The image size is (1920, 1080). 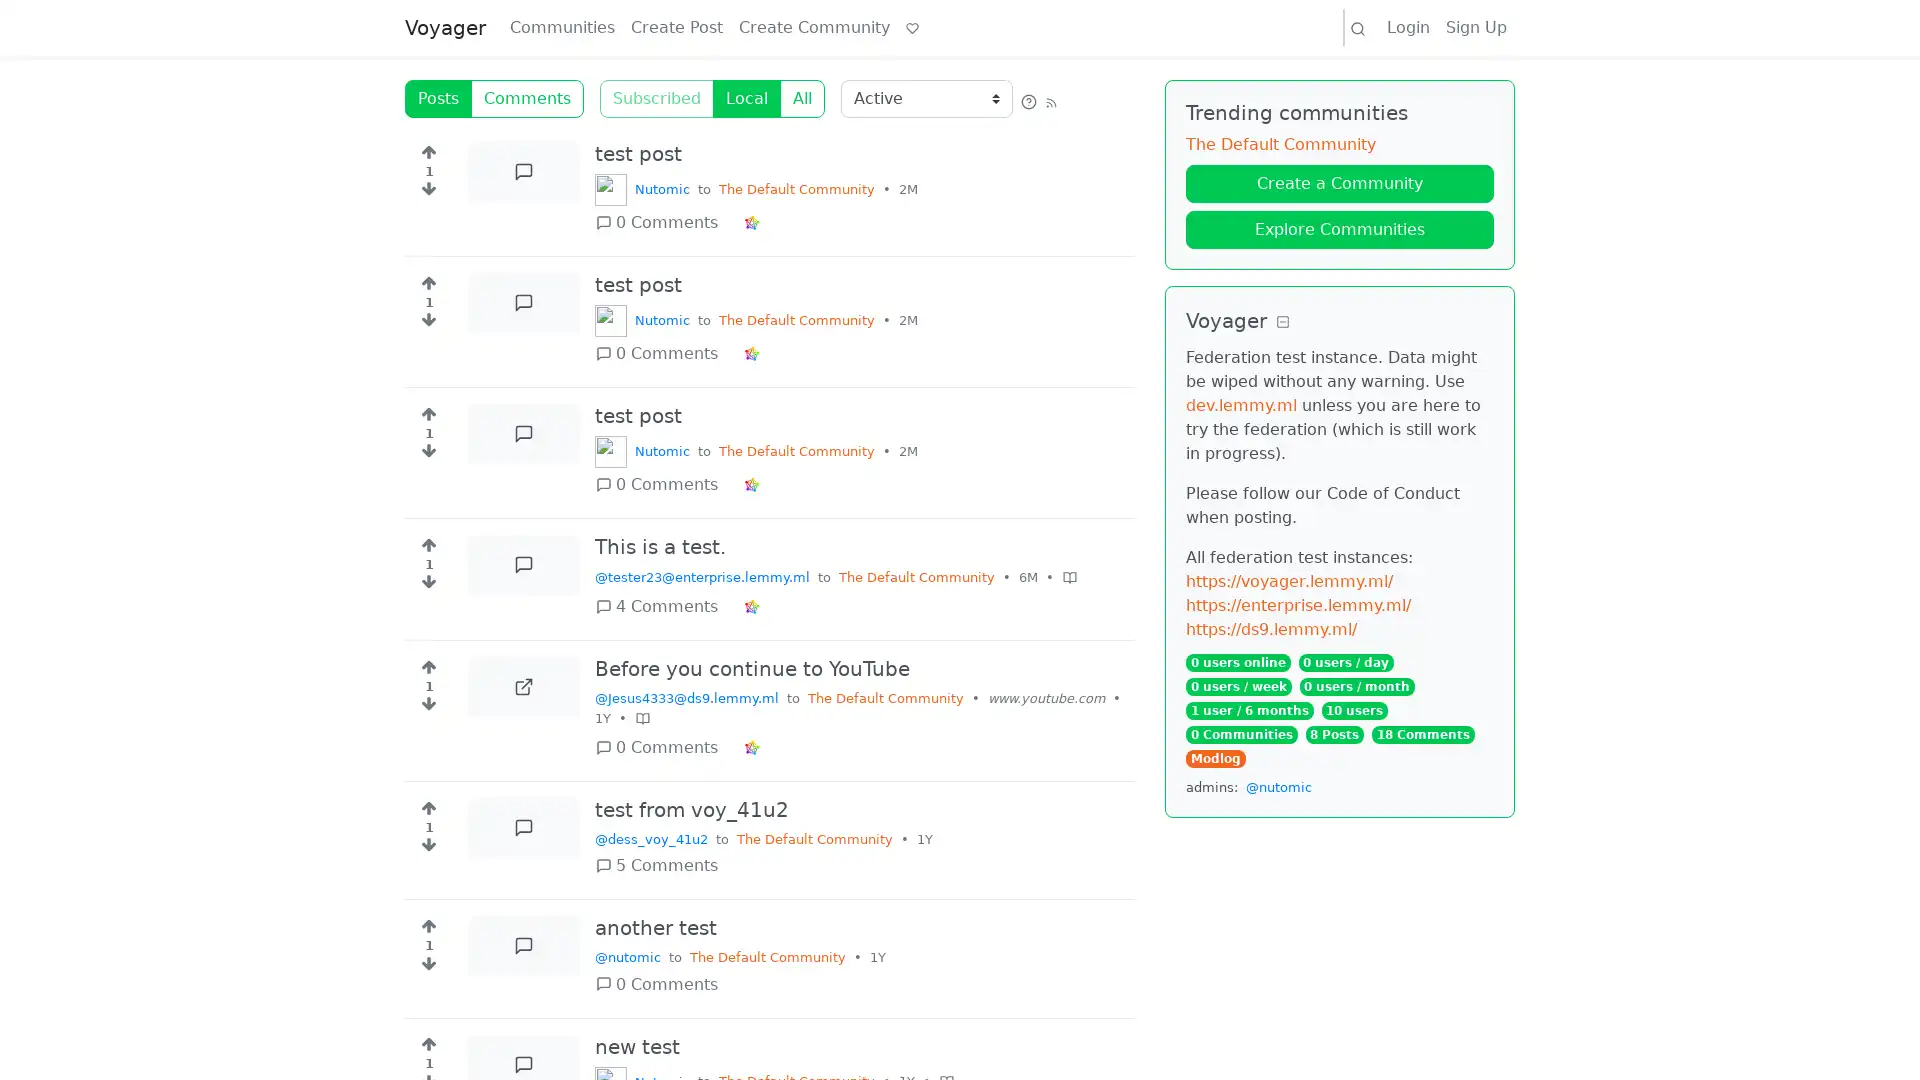 What do you see at coordinates (427, 1040) in the screenshot?
I see `Upvote` at bounding box center [427, 1040].